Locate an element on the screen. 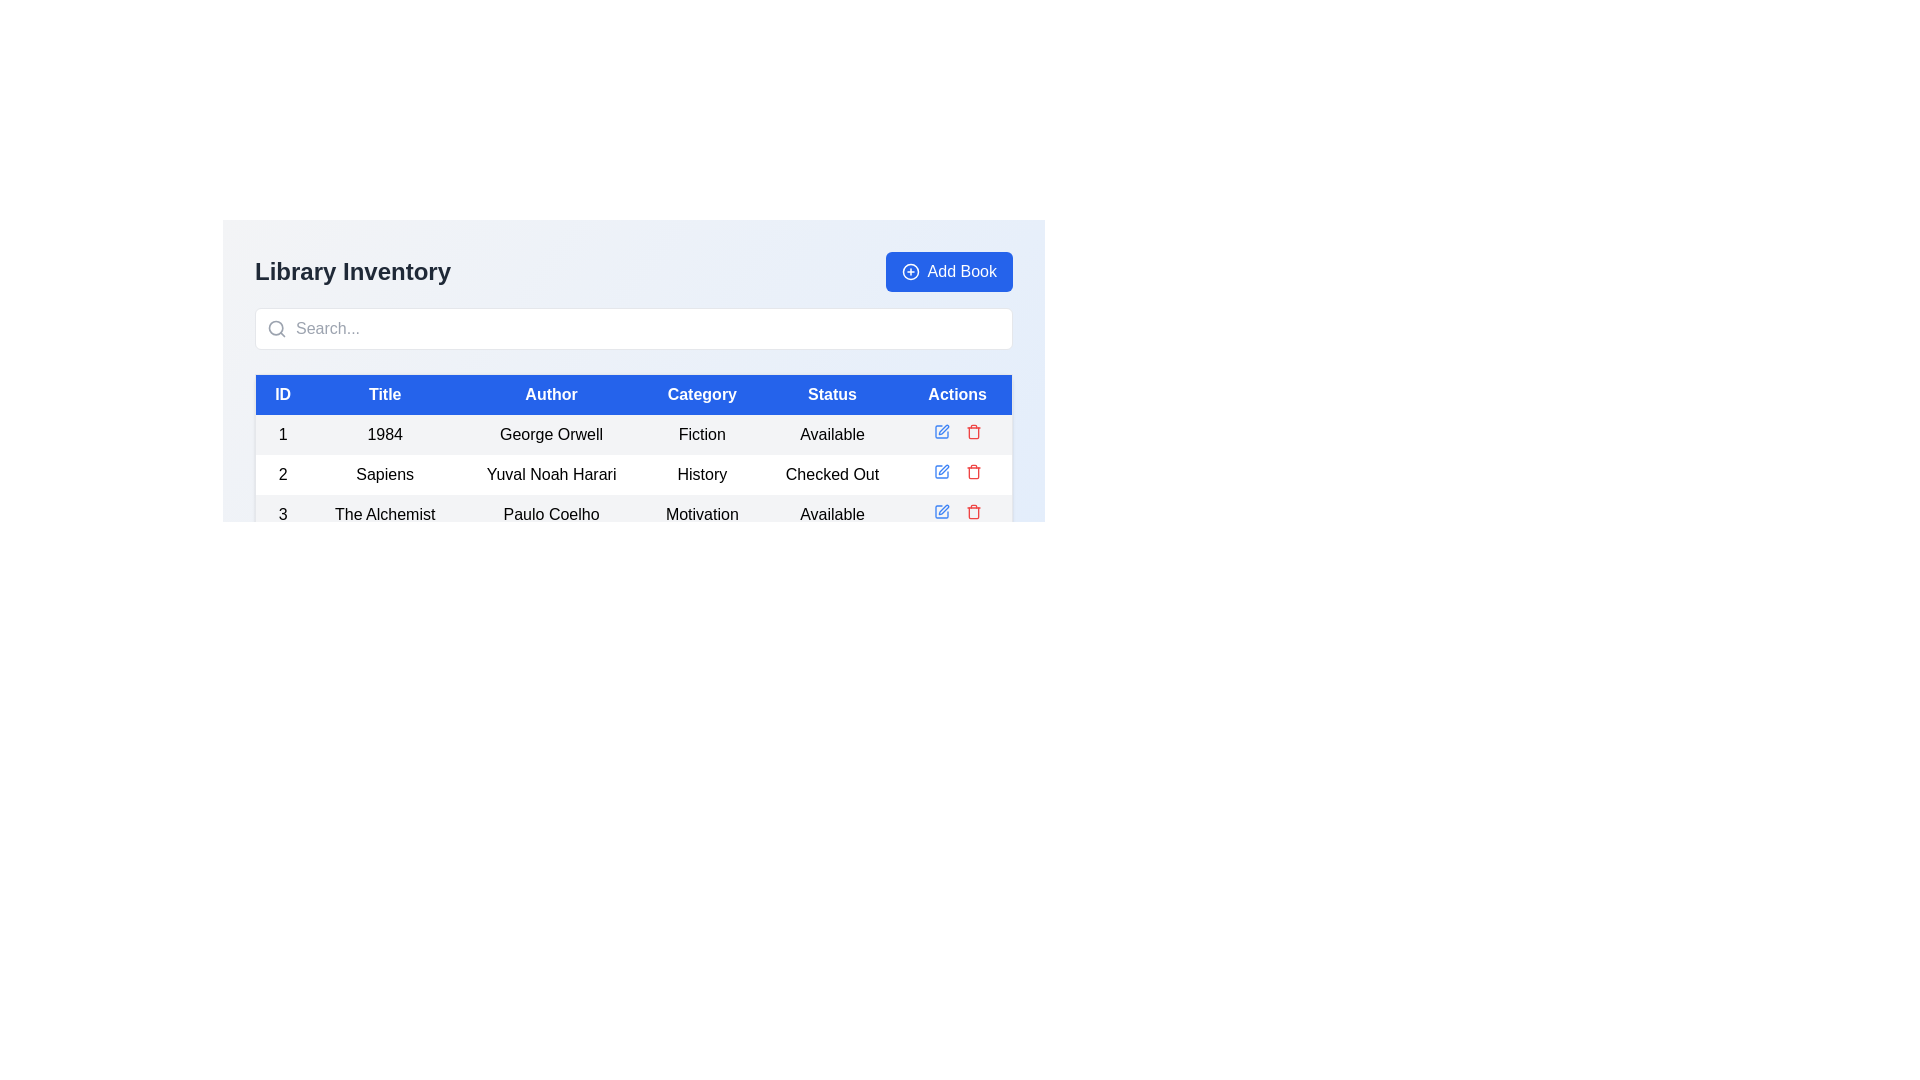 The image size is (1920, 1080). the text label displaying 'Fiction' in the 'Category' column of the table is located at coordinates (702, 434).